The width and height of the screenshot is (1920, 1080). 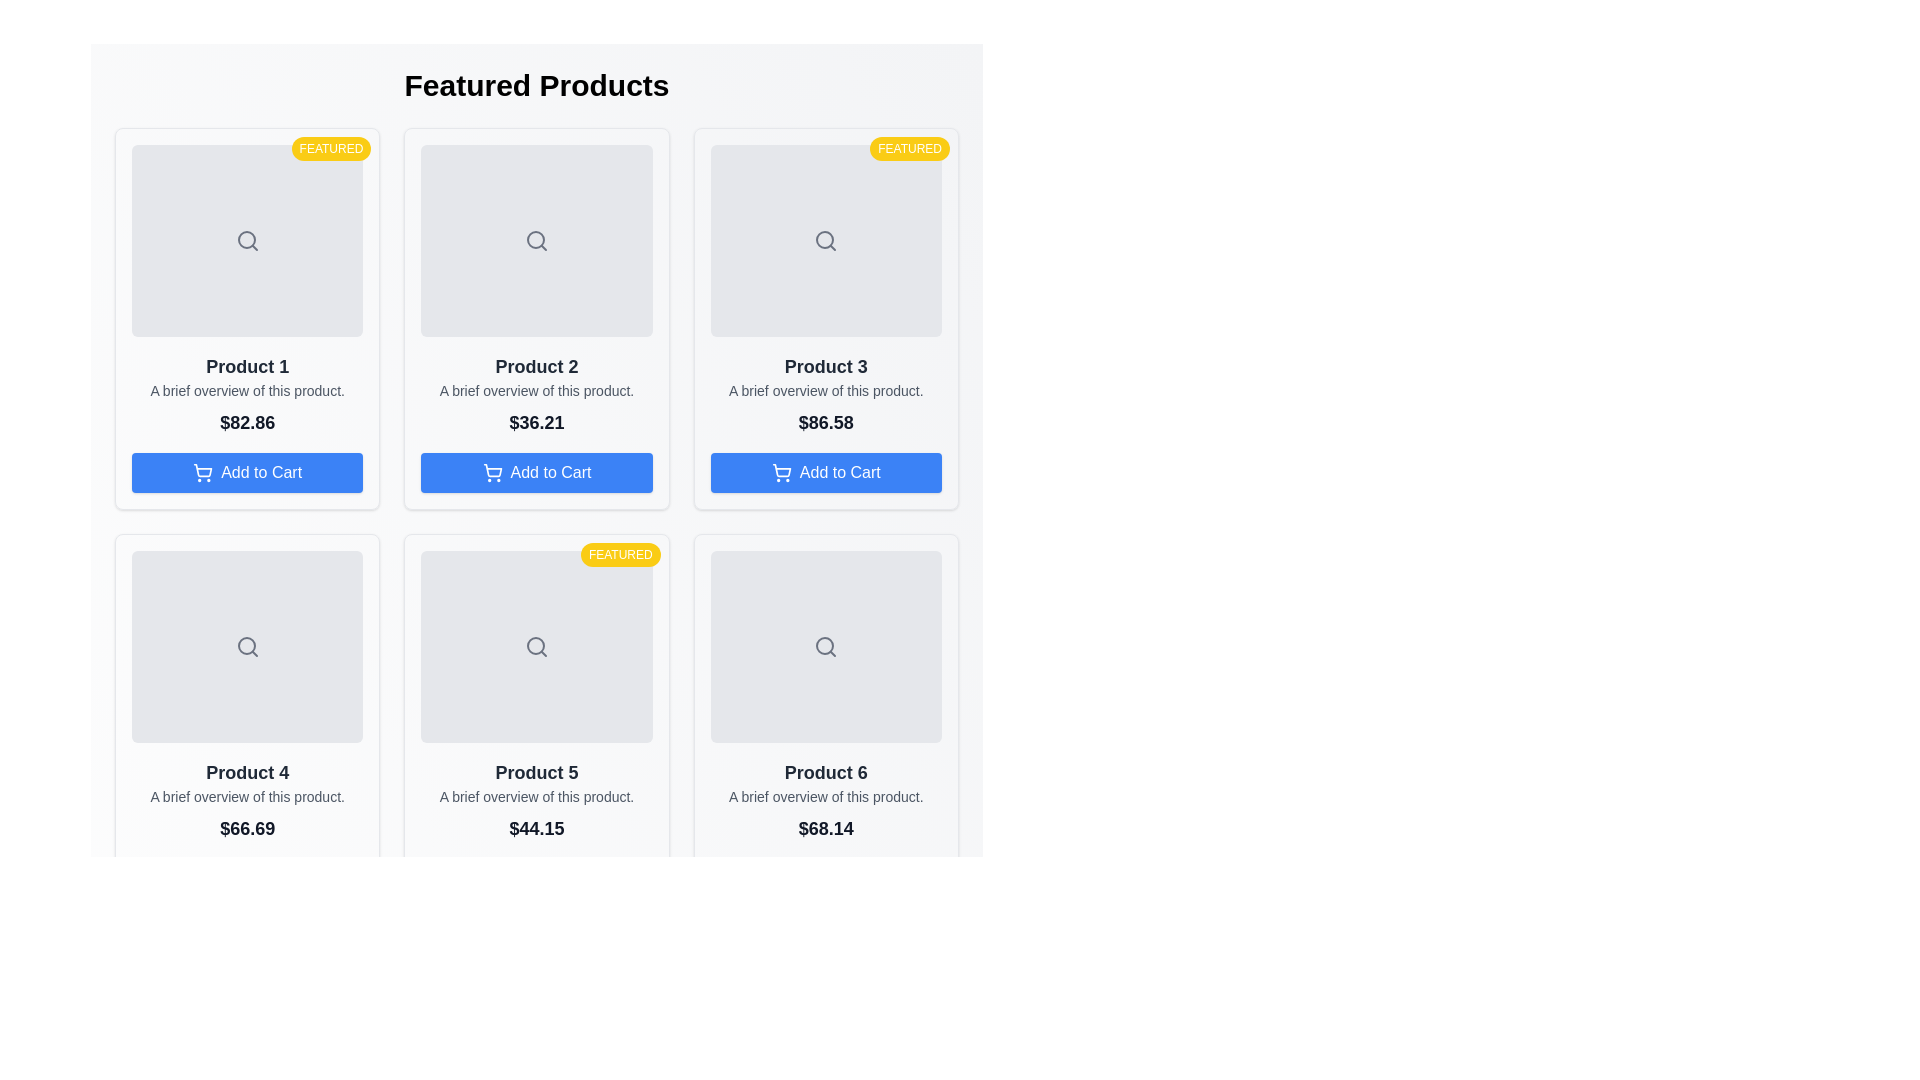 I want to click on the magnifying glass icon located at the center of the product card for 'Product 2', so click(x=536, y=238).